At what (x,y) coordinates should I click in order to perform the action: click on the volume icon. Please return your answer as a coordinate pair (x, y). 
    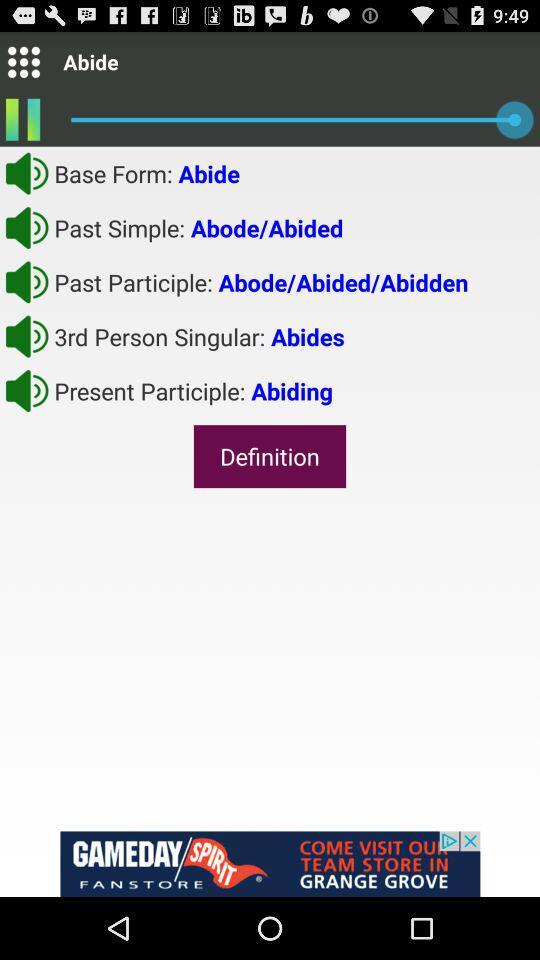
    Looking at the image, I should click on (26, 417).